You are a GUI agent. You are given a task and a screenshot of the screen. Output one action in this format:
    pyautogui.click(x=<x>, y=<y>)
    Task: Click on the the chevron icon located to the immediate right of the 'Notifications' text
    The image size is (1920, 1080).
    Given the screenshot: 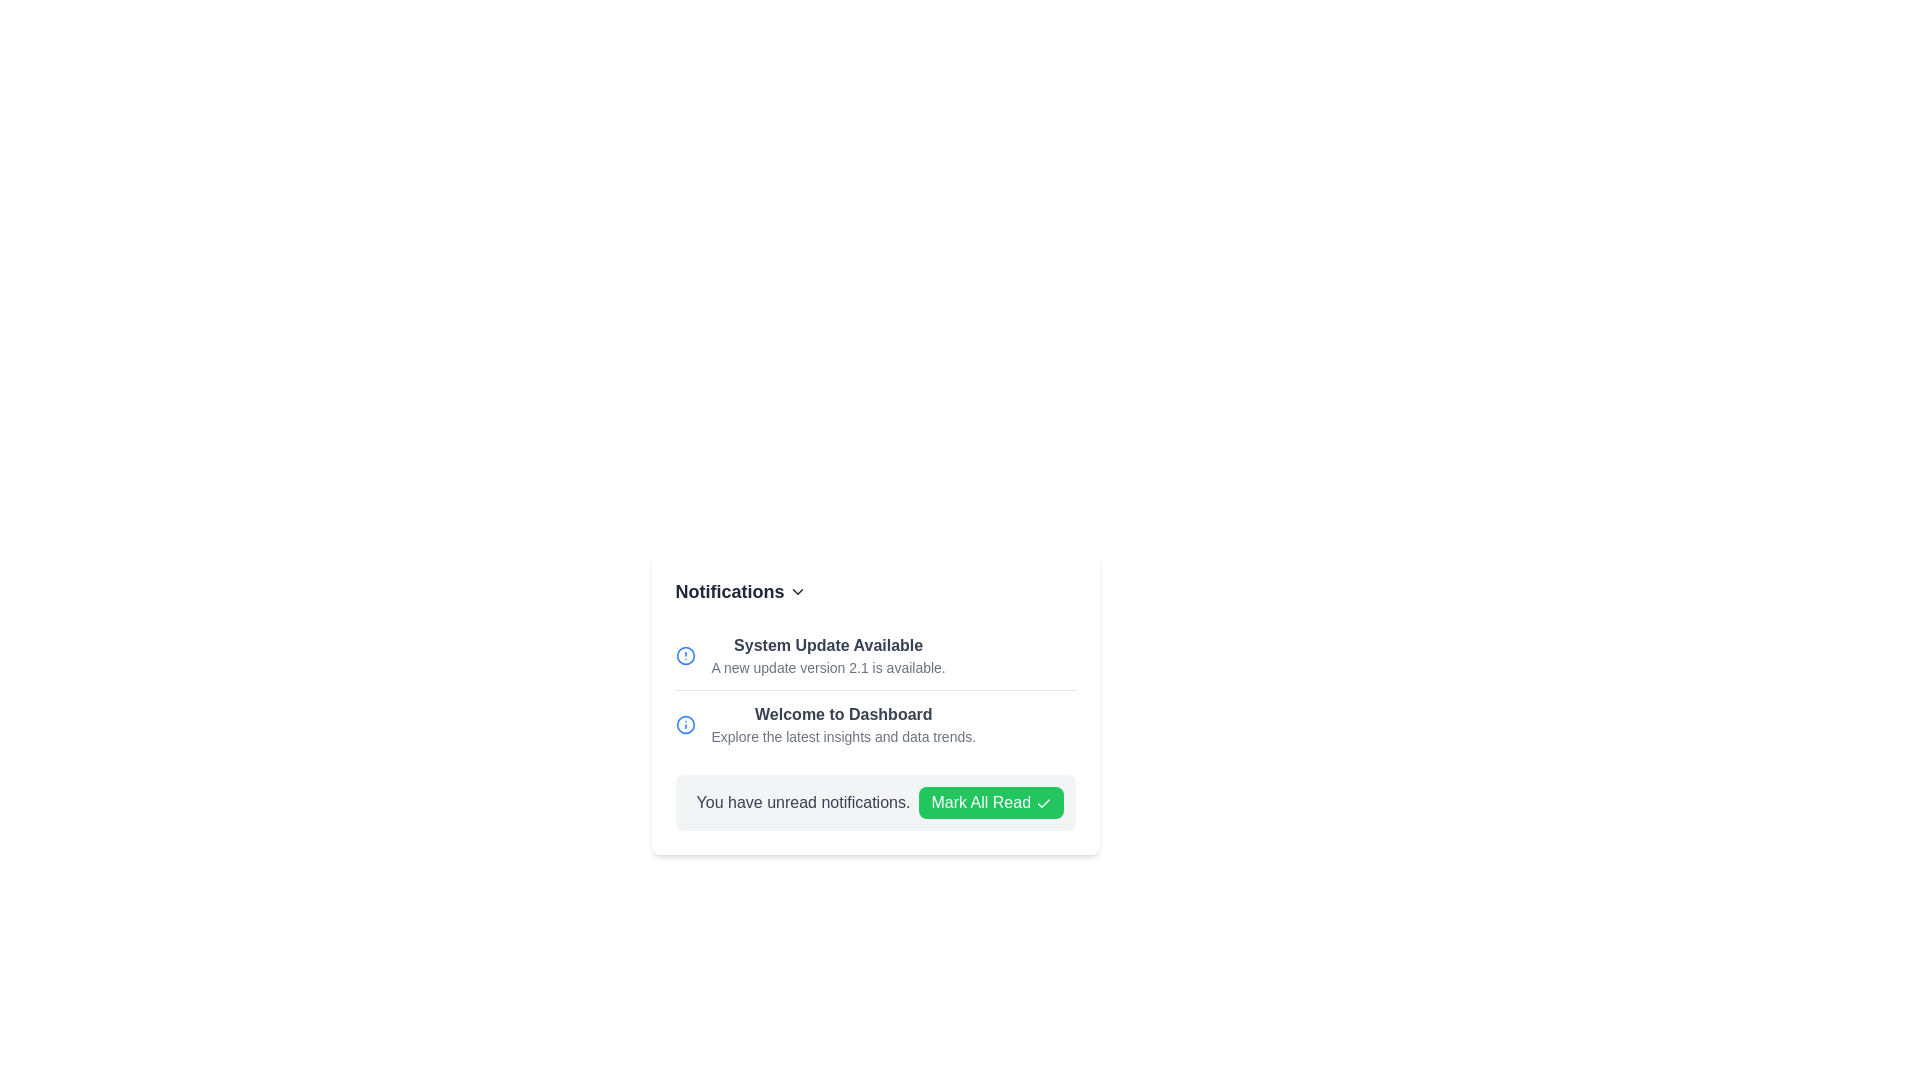 What is the action you would take?
    pyautogui.click(x=796, y=590)
    